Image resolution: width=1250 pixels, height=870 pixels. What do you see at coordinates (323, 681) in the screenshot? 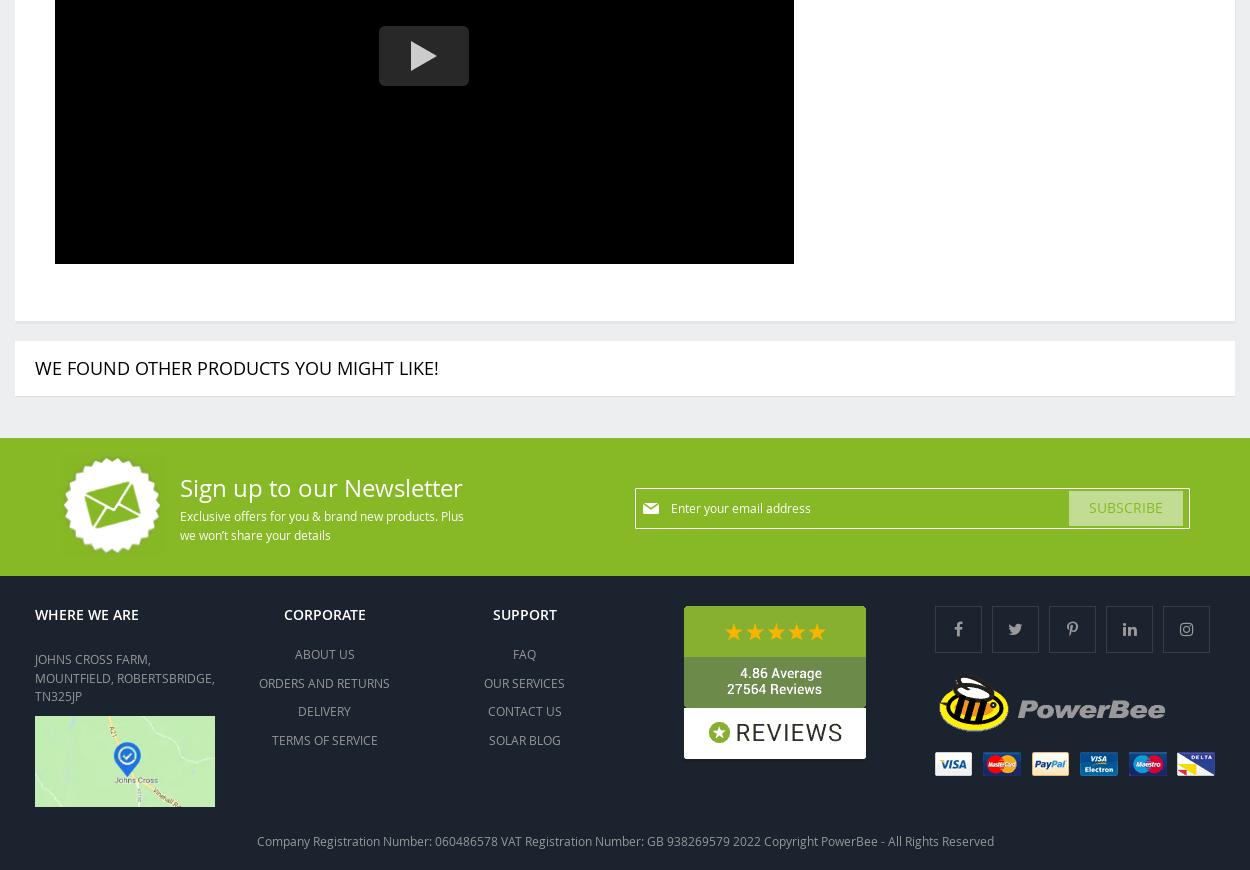
I see `'Orders and Returns'` at bounding box center [323, 681].